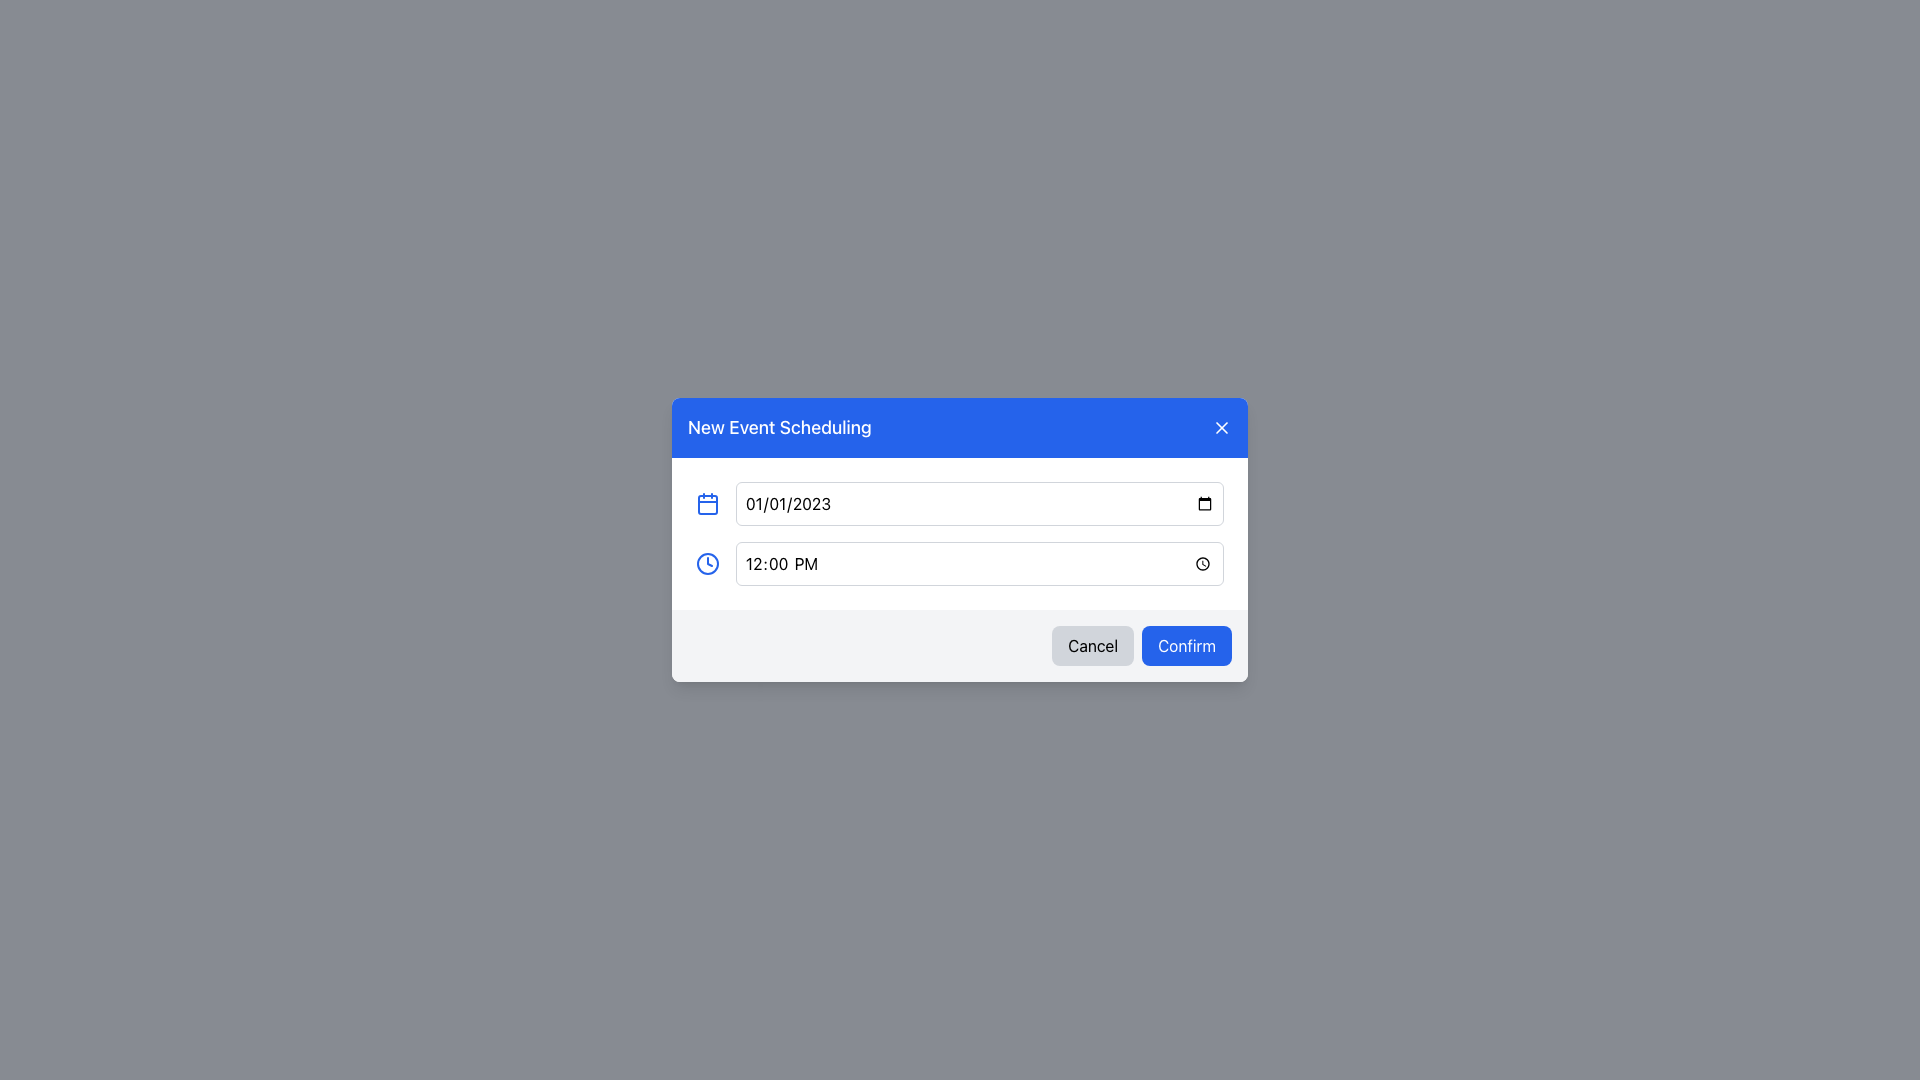  I want to click on the close icon button located in the top-right corner of the blue header bar of the modal dialog, so click(1221, 427).